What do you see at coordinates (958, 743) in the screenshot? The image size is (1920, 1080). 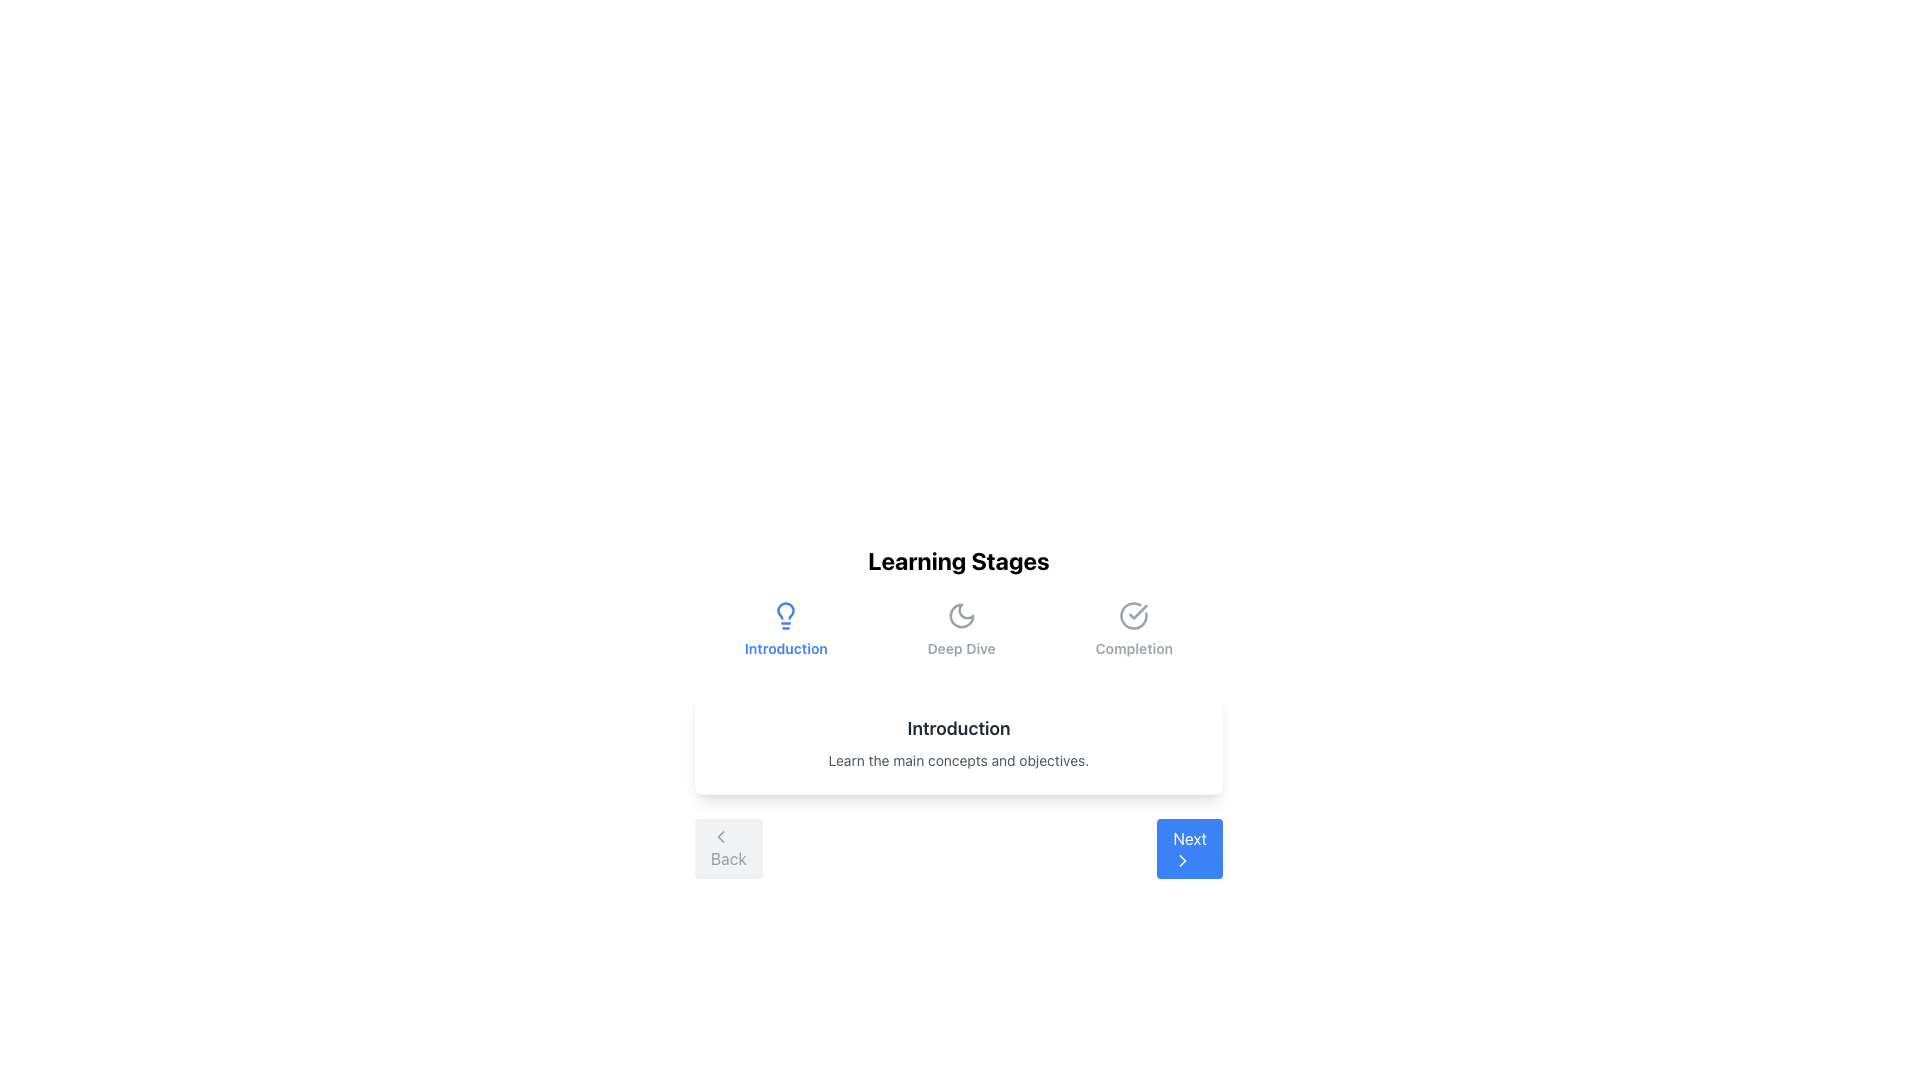 I see `the Informational text display box located centrally below the 'Learning Stages' header and above the 'Back' and 'Next' buttons` at bounding box center [958, 743].